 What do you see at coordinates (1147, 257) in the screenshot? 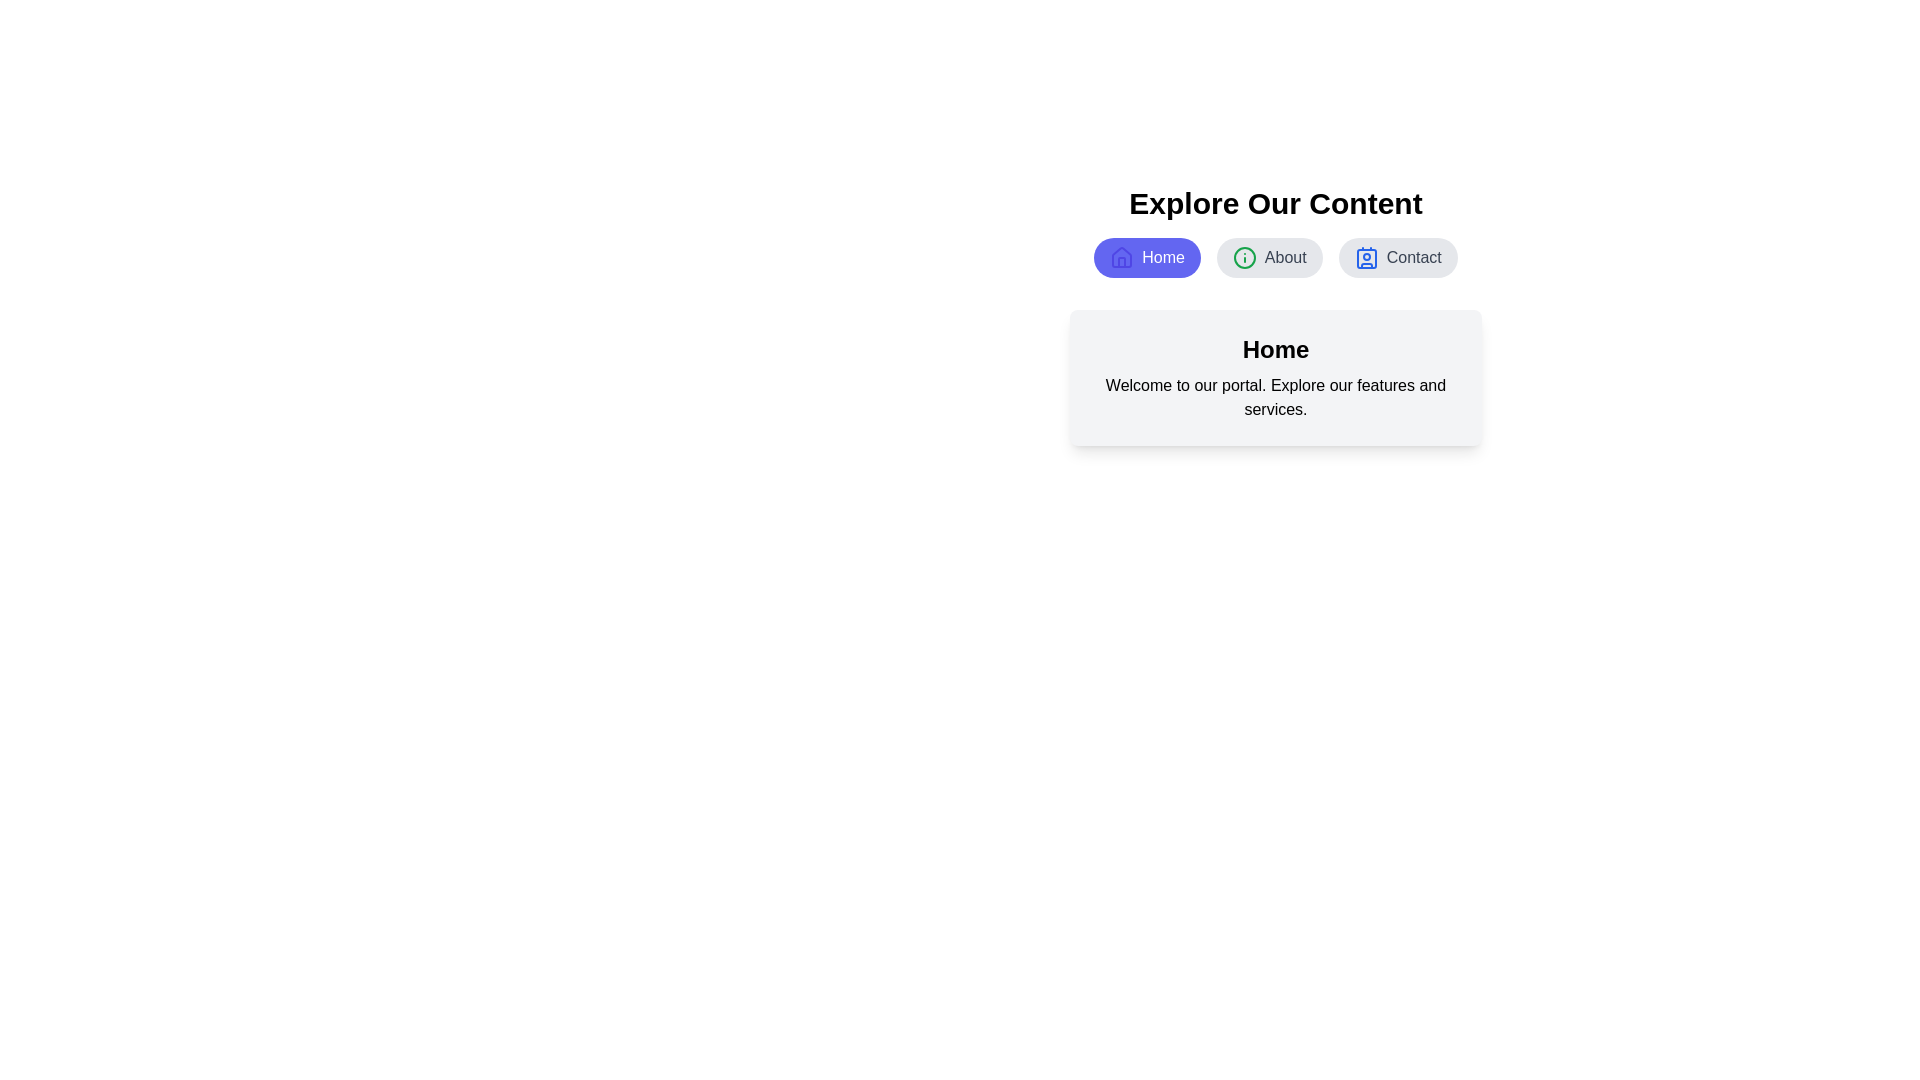
I see `the button labeled Home` at bounding box center [1147, 257].